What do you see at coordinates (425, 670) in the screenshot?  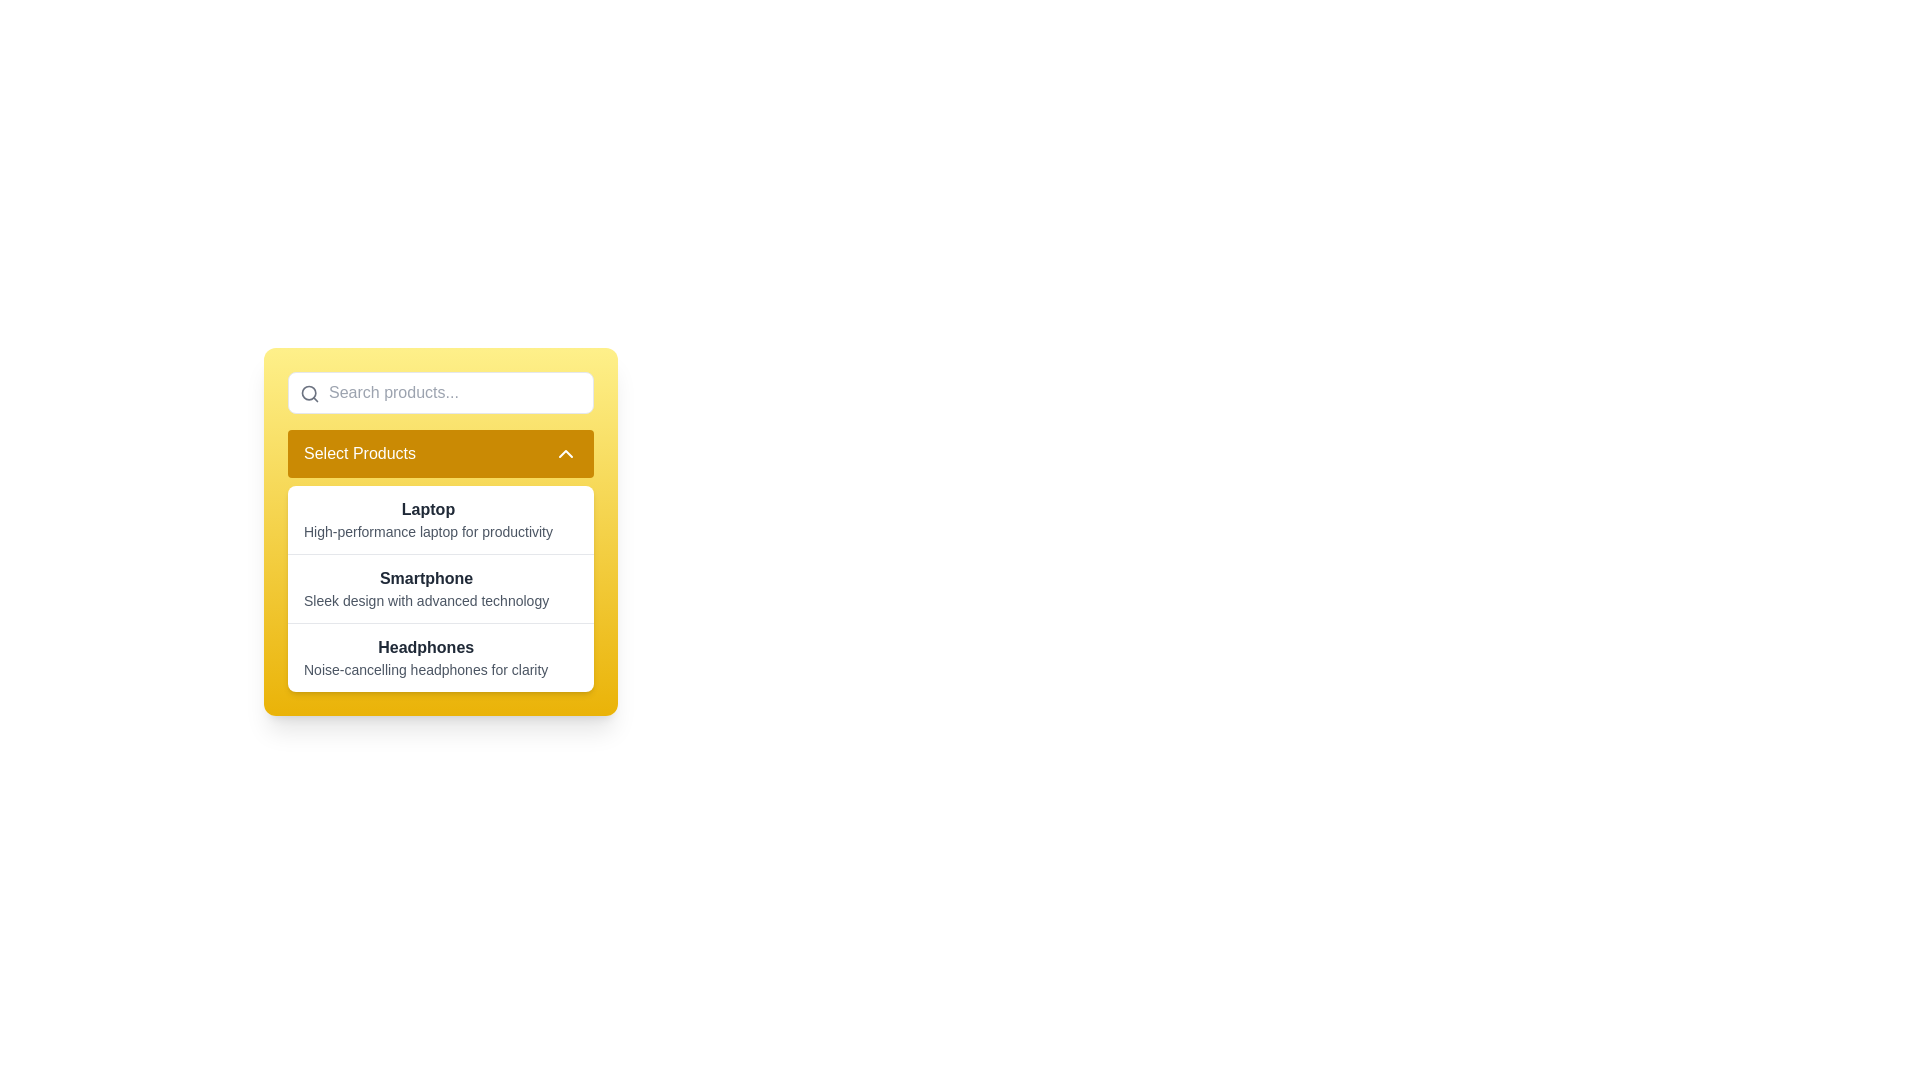 I see `the descriptive text located in the lower part of the vertical list under the 'Headphones' option` at bounding box center [425, 670].